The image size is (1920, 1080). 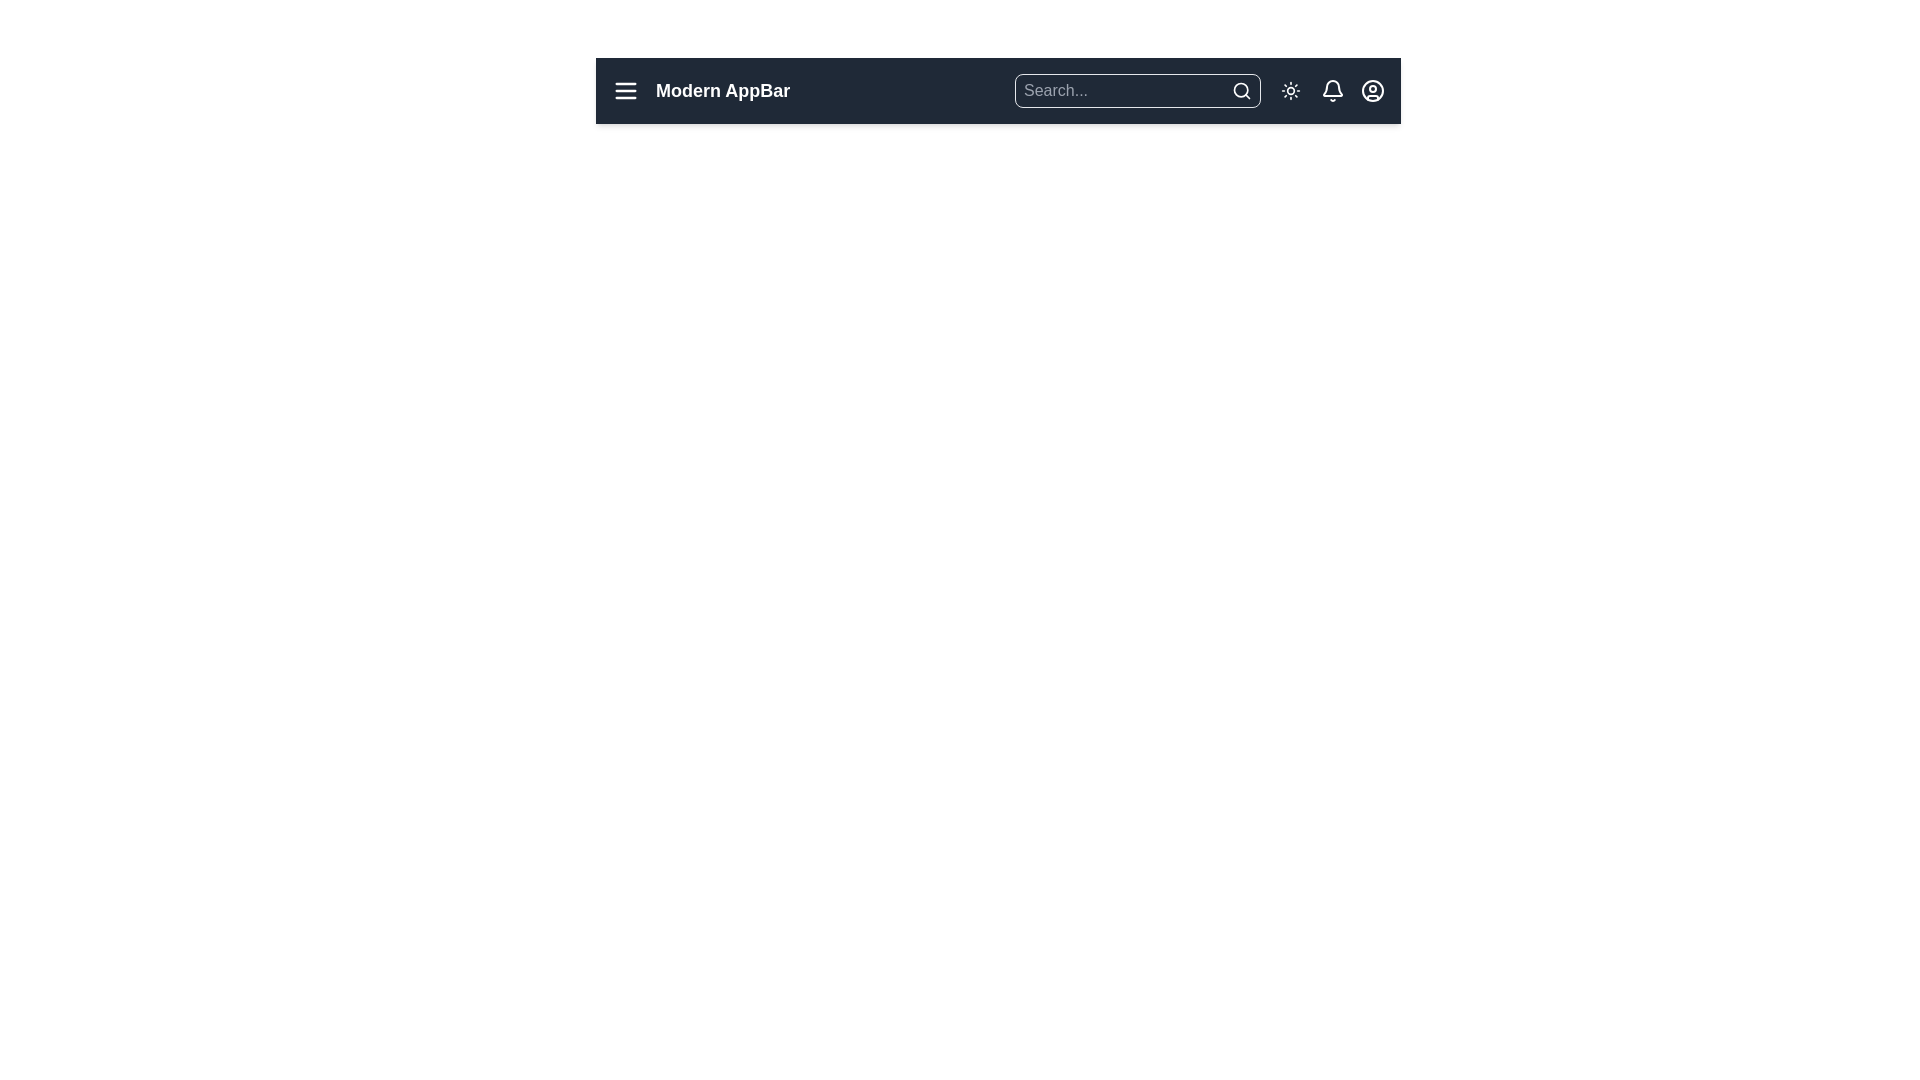 I want to click on the search bar input field to focus it for text entry, so click(x=1123, y=91).